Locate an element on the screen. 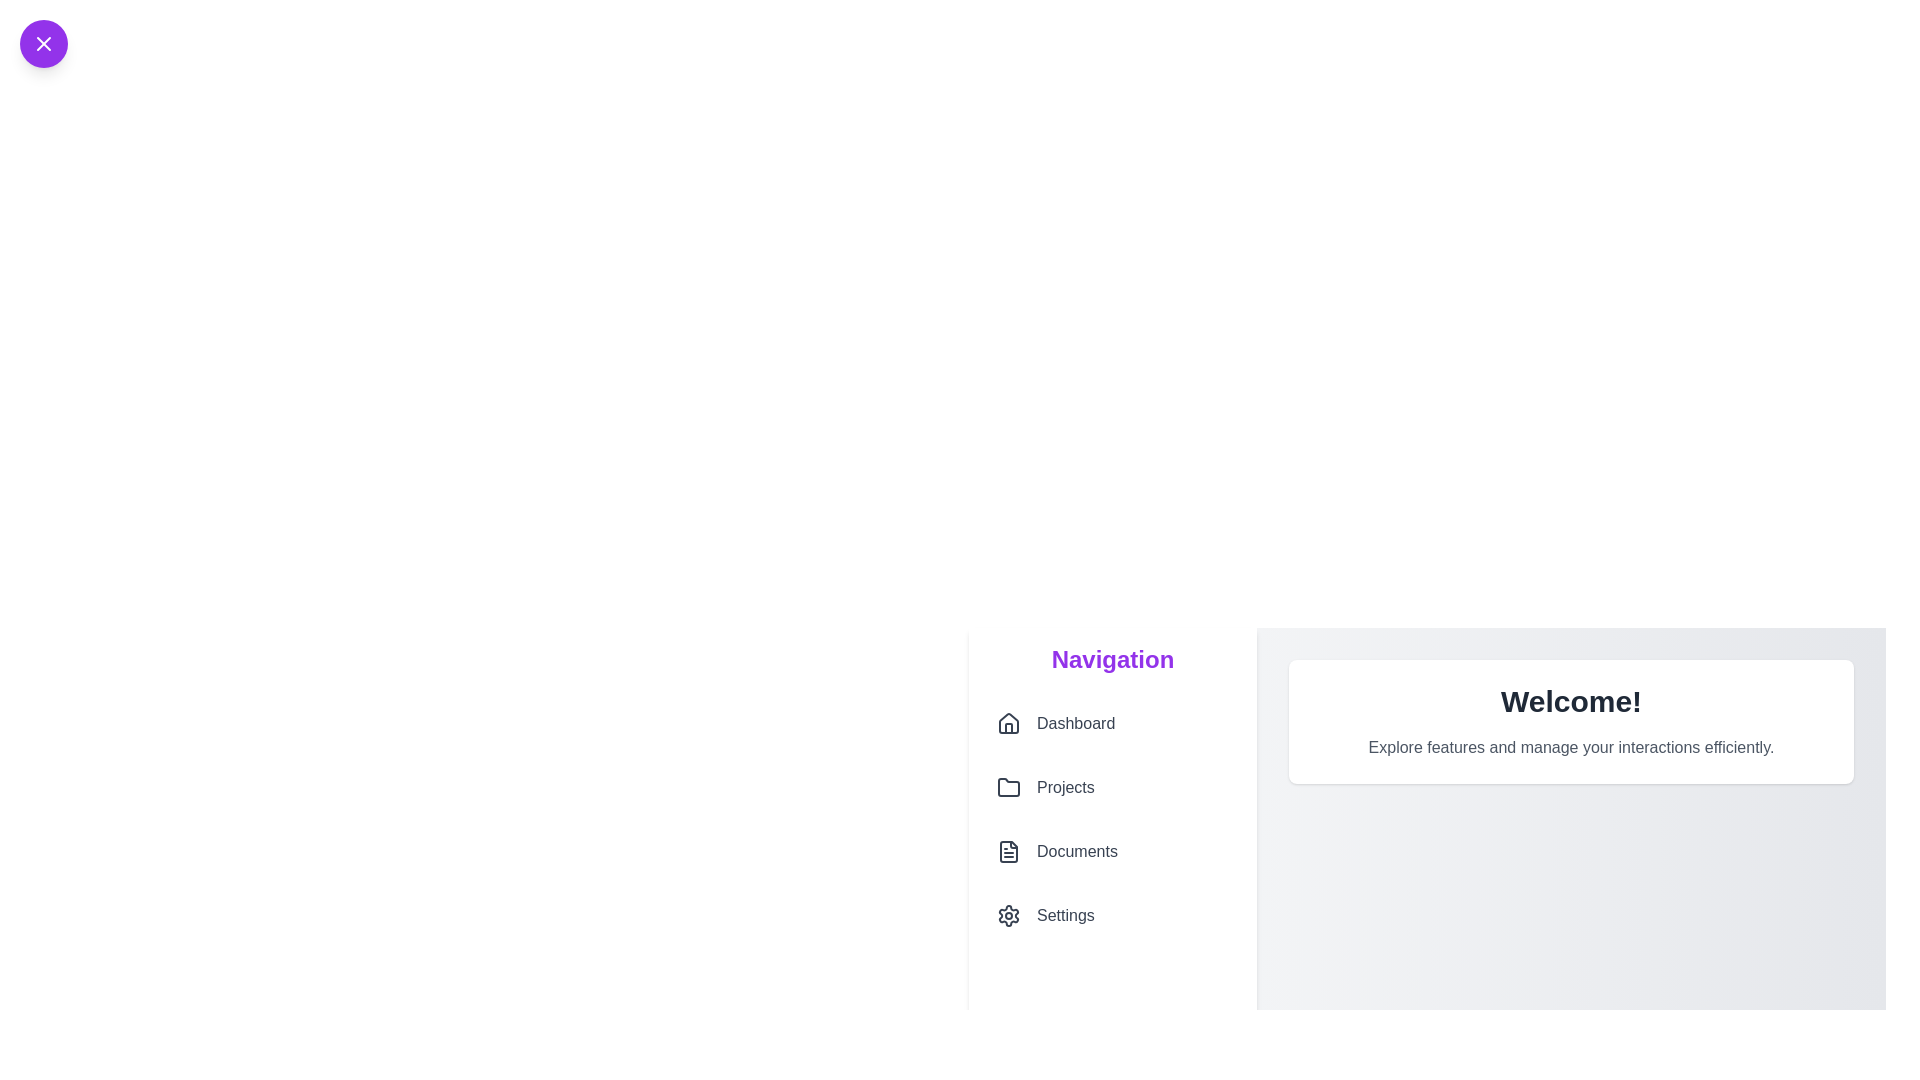 The image size is (1920, 1080). the navigation menu item Projects is located at coordinates (1112, 786).